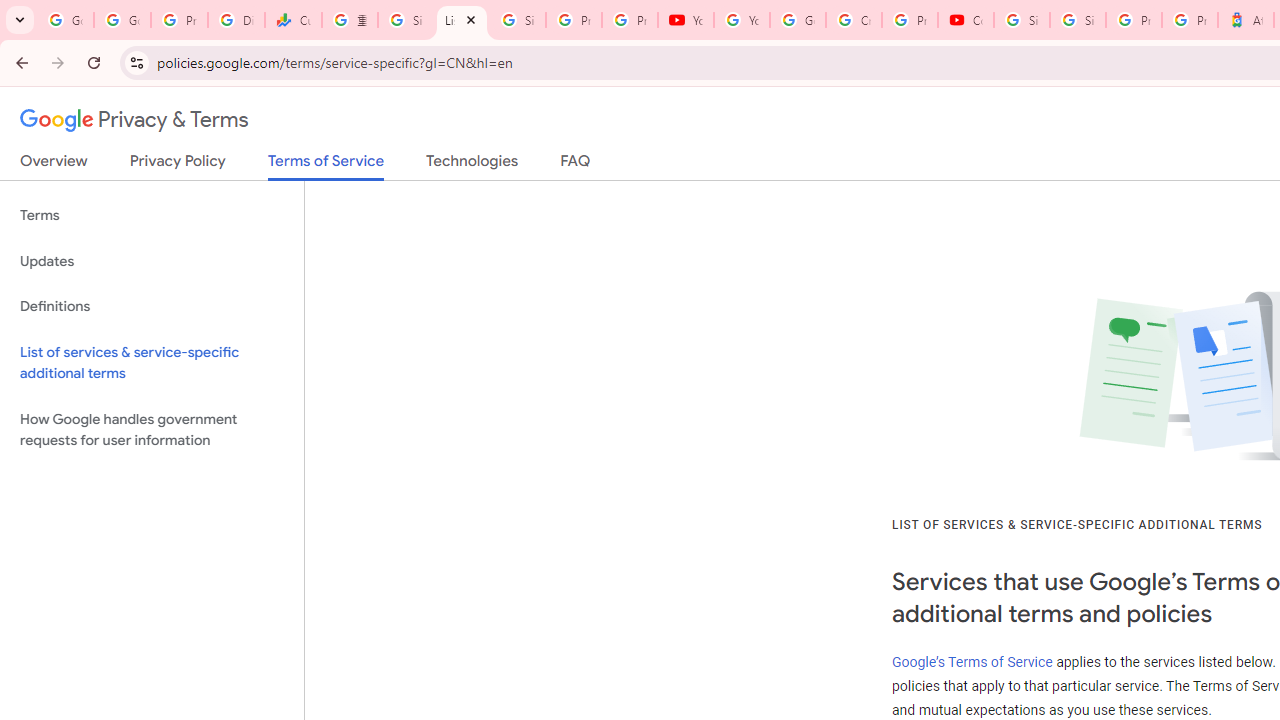 This screenshot has height=720, width=1280. Describe the element at coordinates (151, 428) in the screenshot. I see `'How Google handles government requests for user information'` at that location.